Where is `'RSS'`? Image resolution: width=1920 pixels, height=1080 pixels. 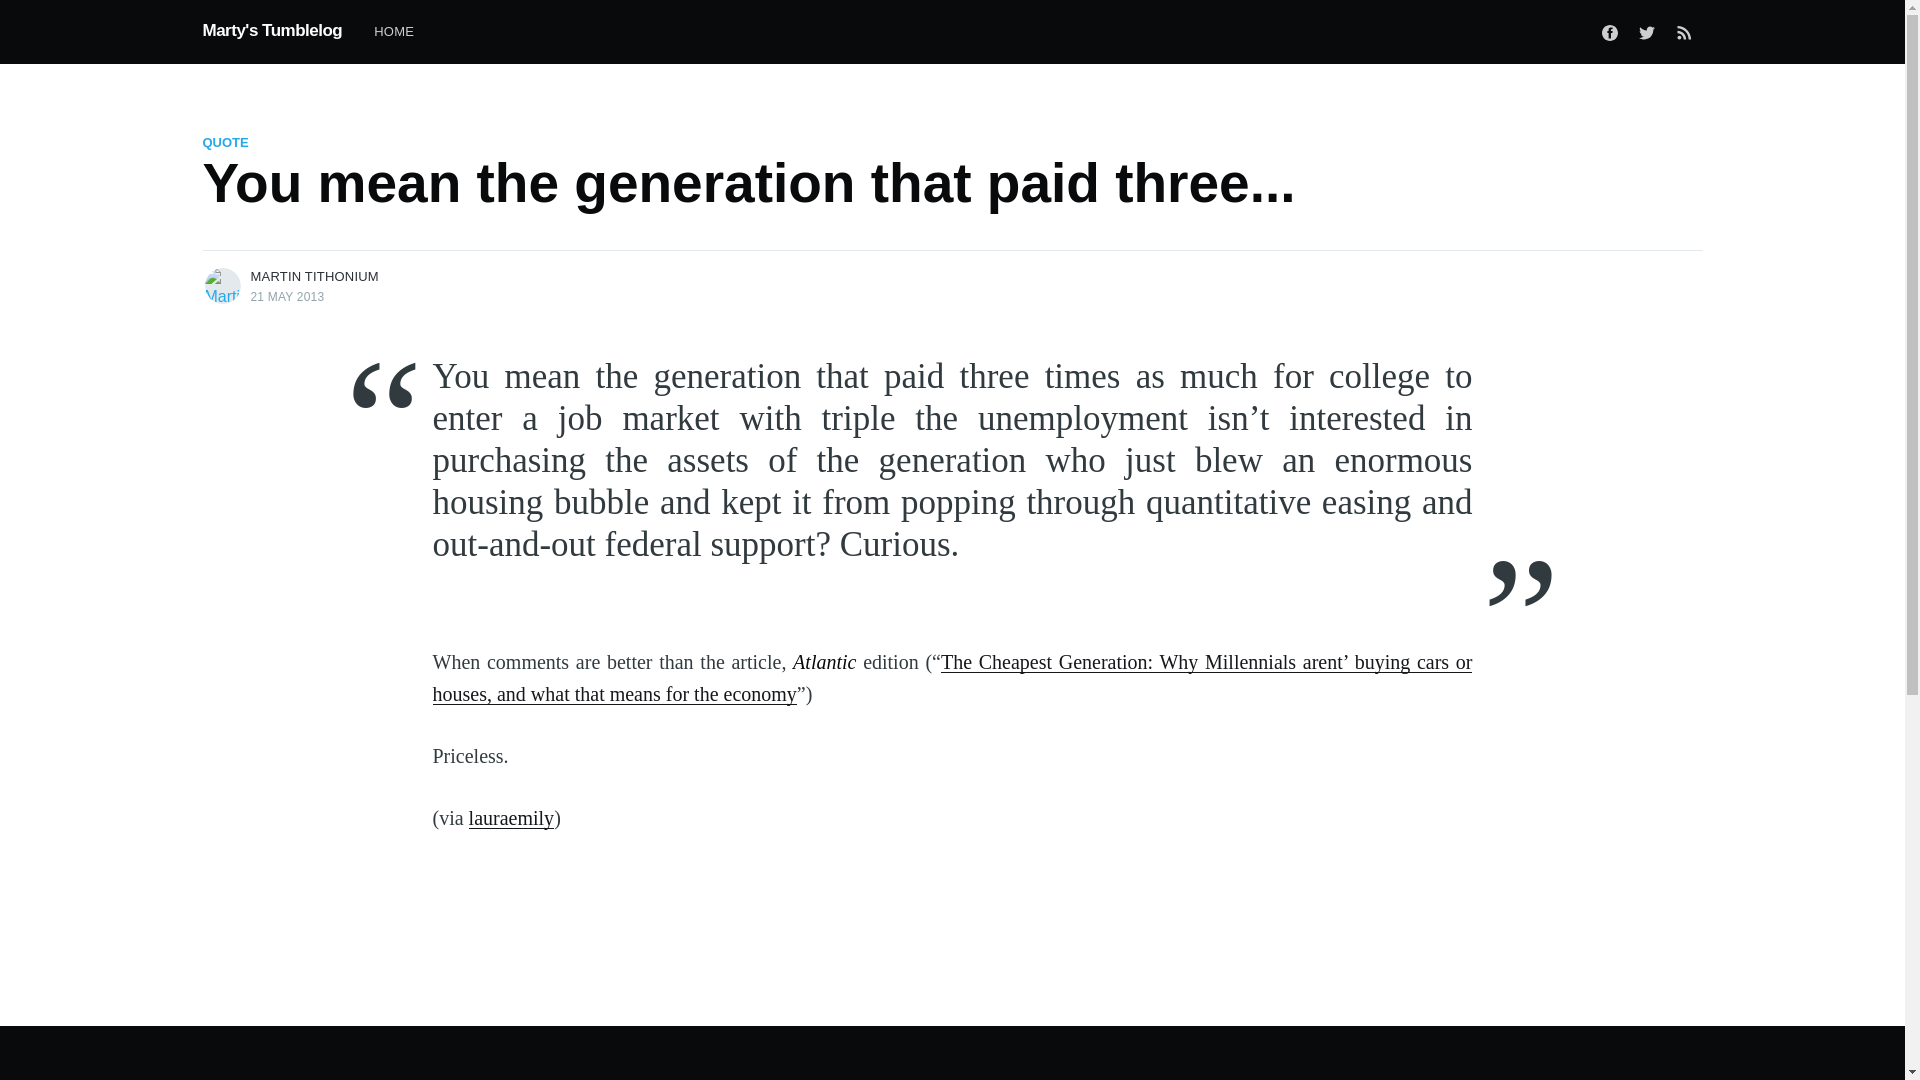
'RSS' is located at coordinates (1683, 31).